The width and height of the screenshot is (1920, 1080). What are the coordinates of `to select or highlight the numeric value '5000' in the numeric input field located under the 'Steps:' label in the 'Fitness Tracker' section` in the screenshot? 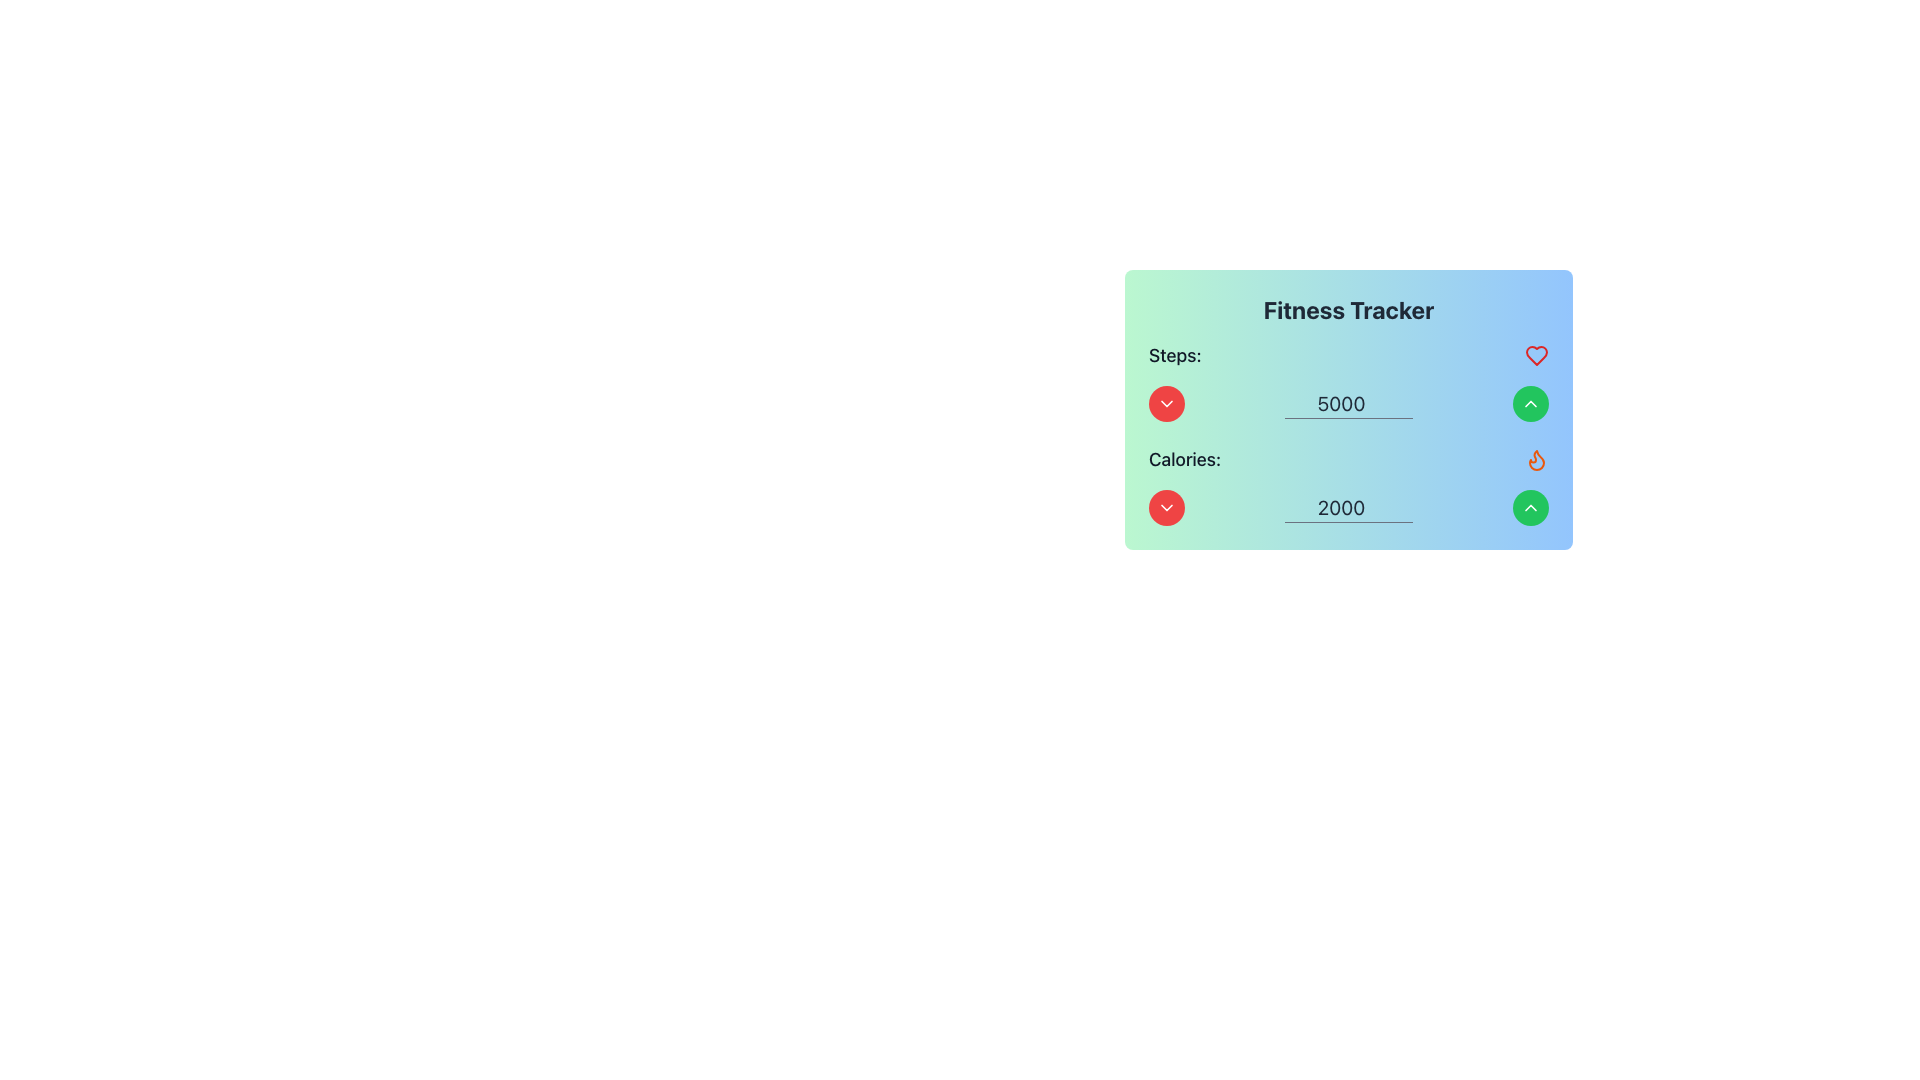 It's located at (1348, 404).